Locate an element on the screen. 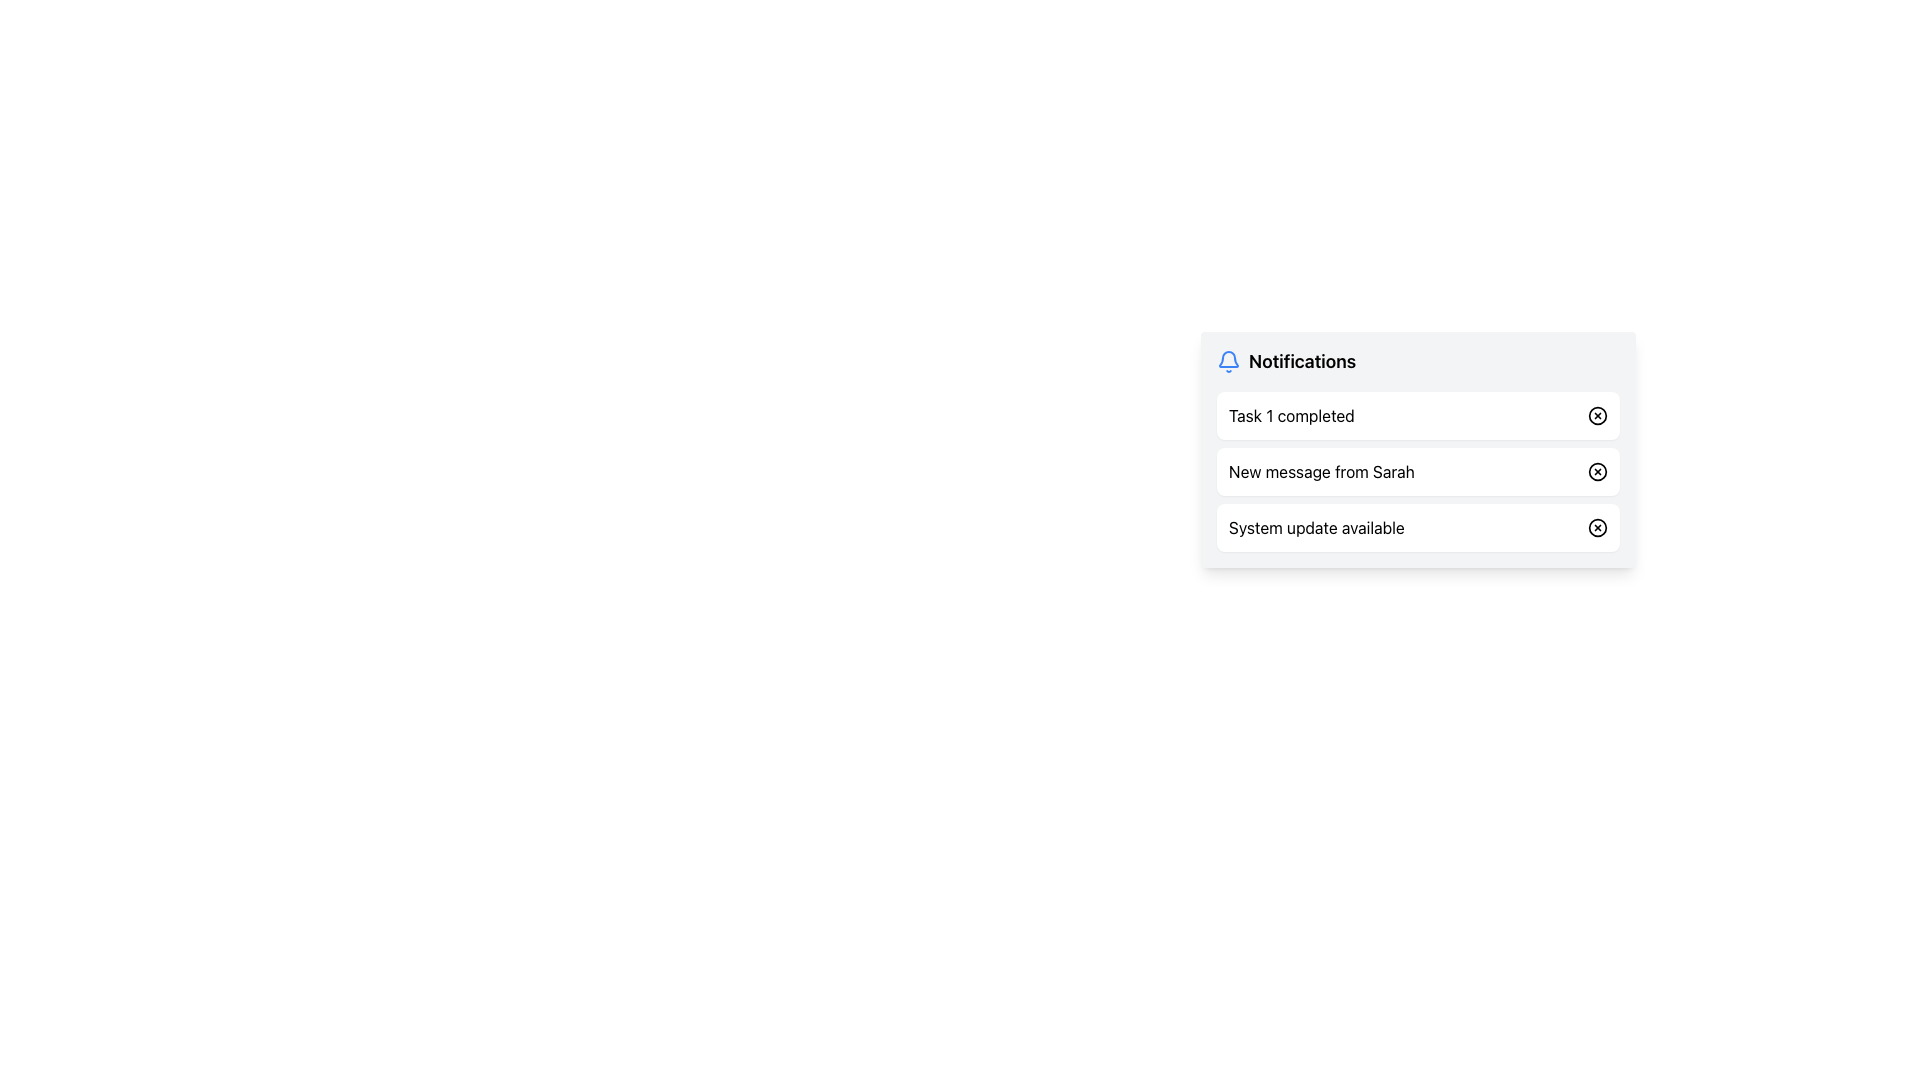 The image size is (1920, 1080). circular part of the 'X' button located on the rightmost side of the second row in the notification panel is located at coordinates (1597, 471).